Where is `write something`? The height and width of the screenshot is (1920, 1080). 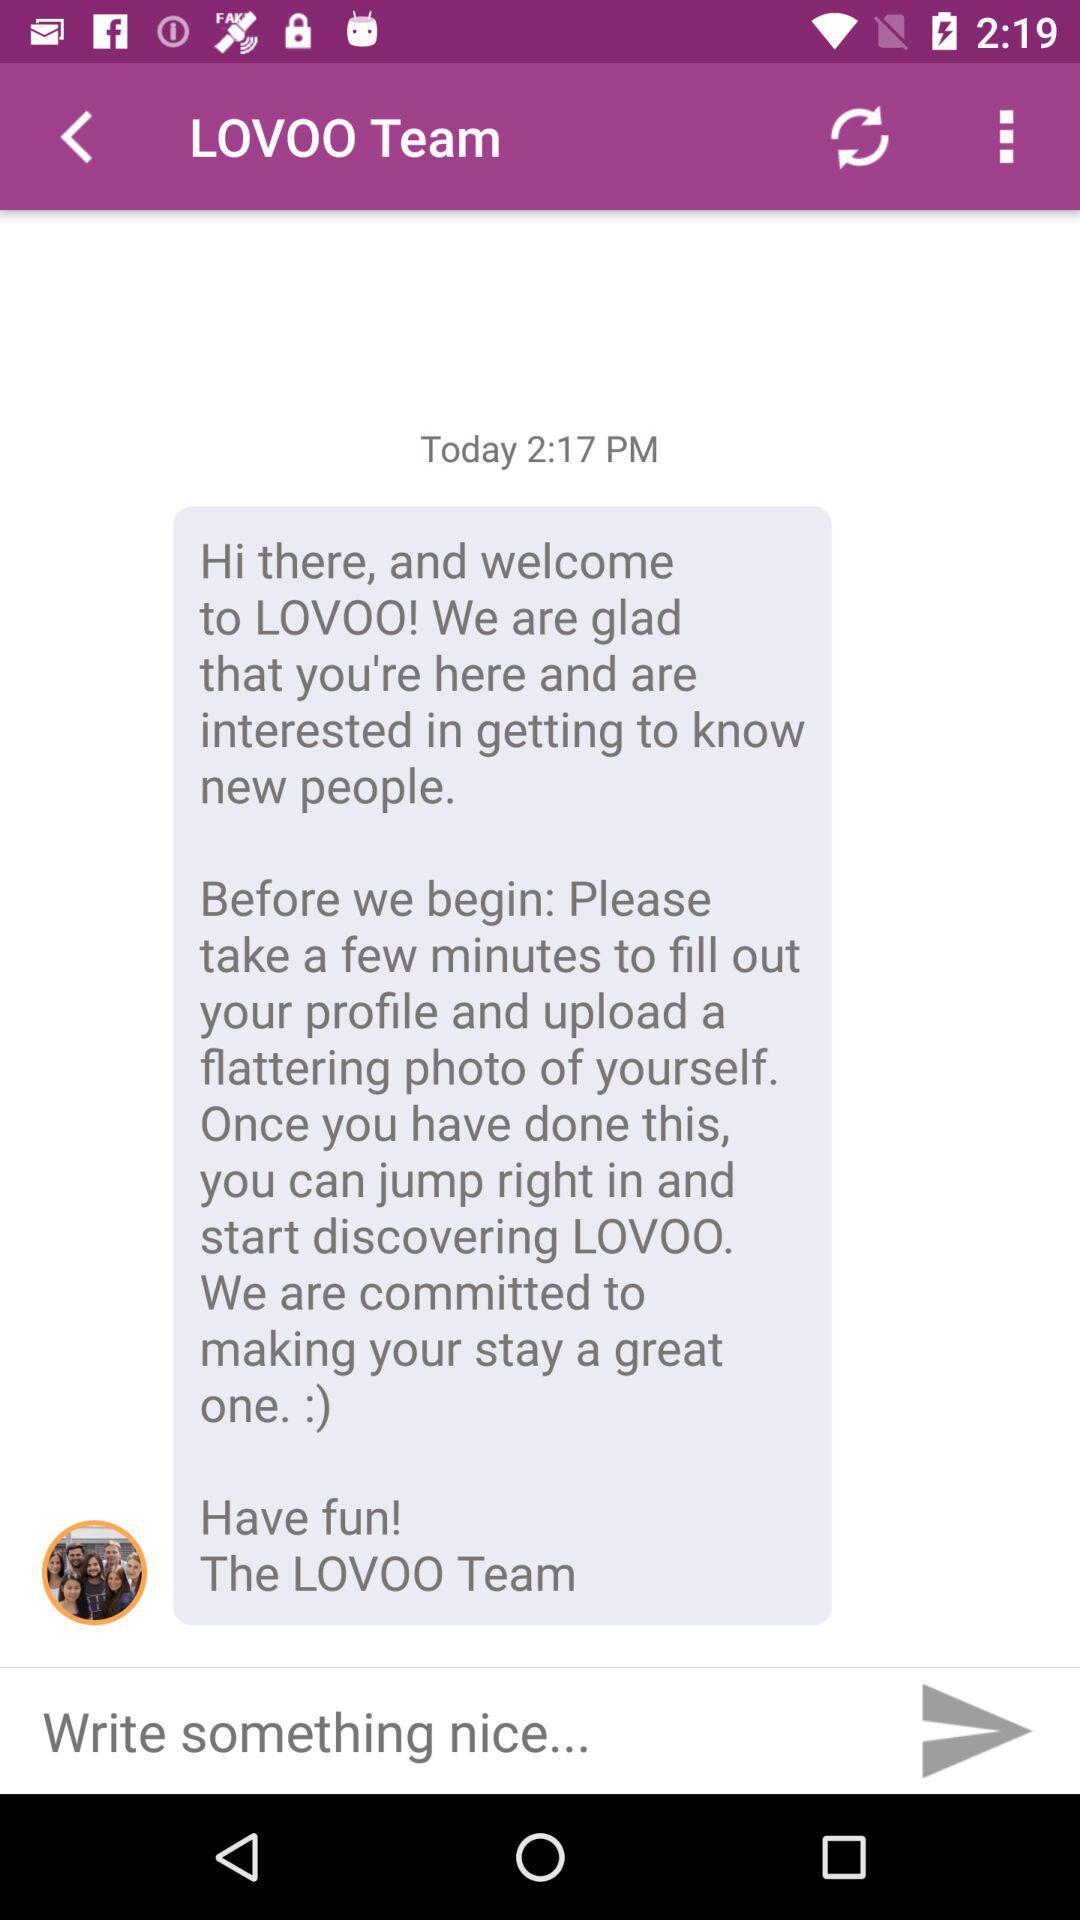
write something is located at coordinates (448, 1730).